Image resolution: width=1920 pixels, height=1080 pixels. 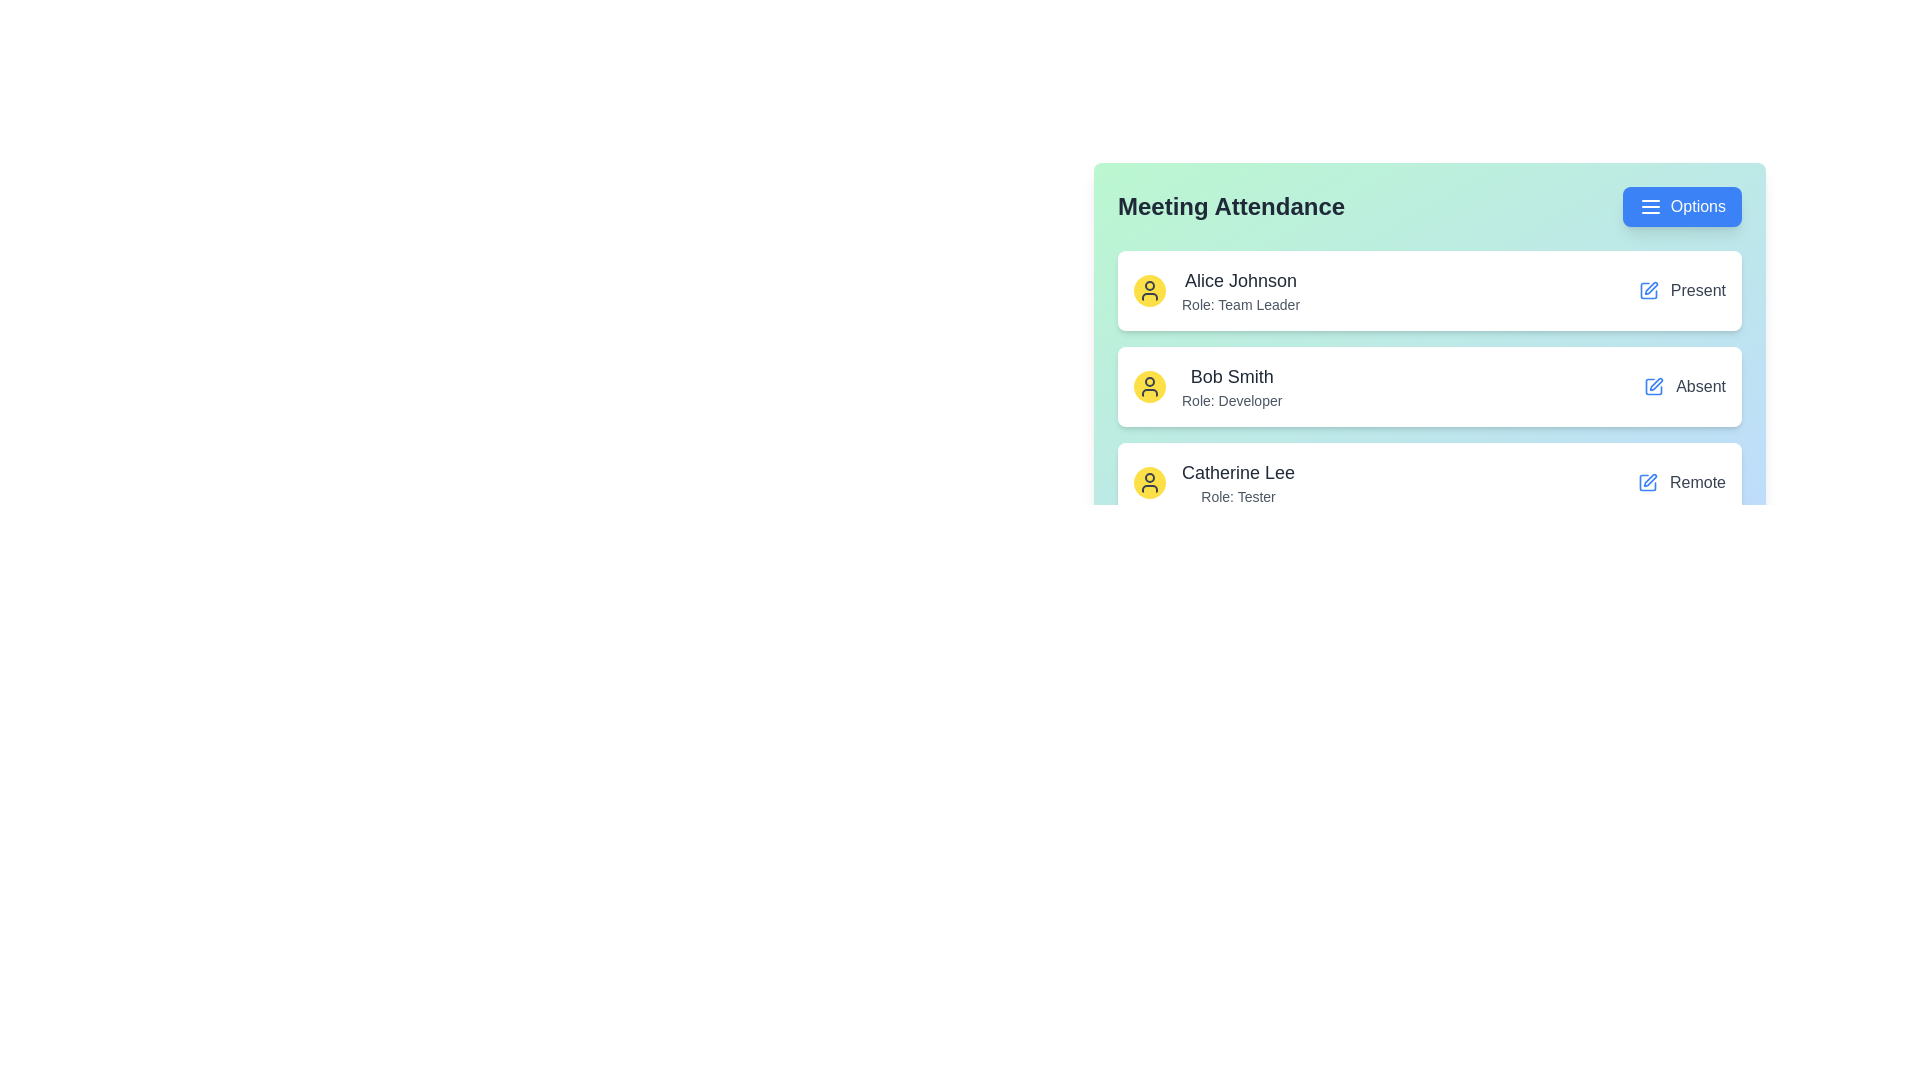 I want to click on the text label indicating attendance status, which shows that the associated individual is absent, located in the rightmost position of the second row under 'Meeting Attendance.', so click(x=1700, y=386).